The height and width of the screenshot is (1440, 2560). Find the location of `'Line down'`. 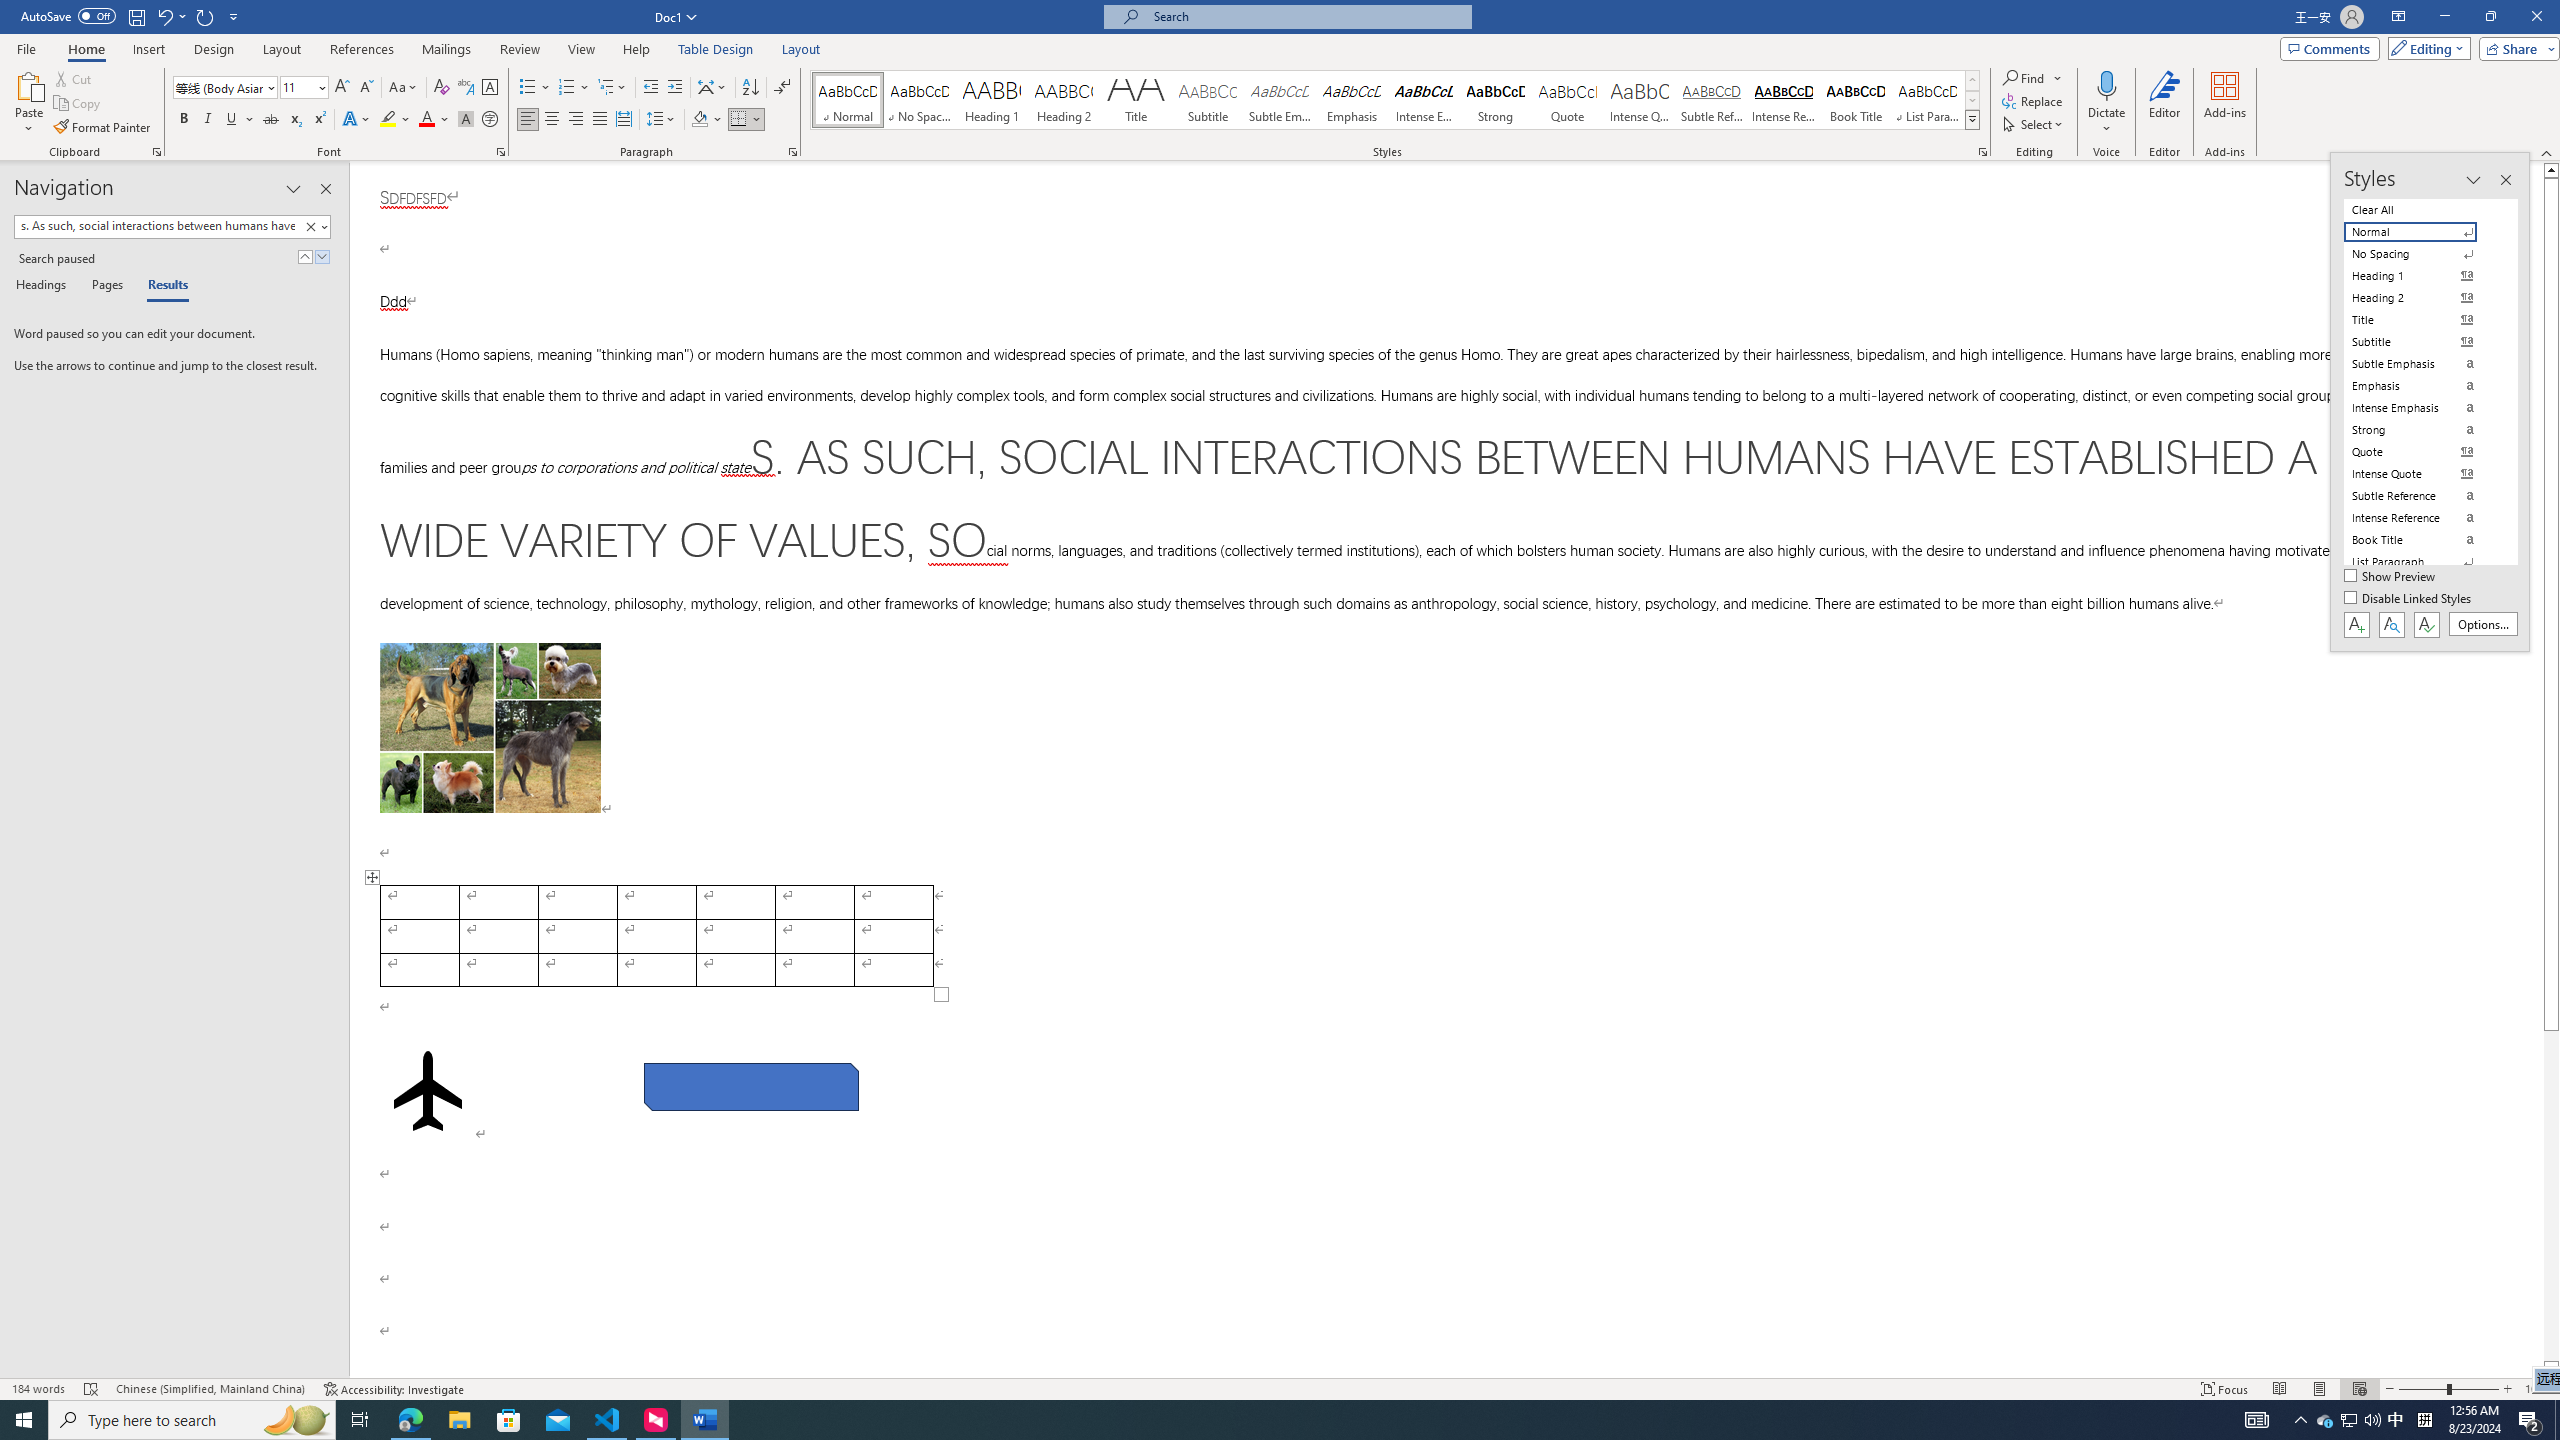

'Line down' is located at coordinates (2551, 1368).